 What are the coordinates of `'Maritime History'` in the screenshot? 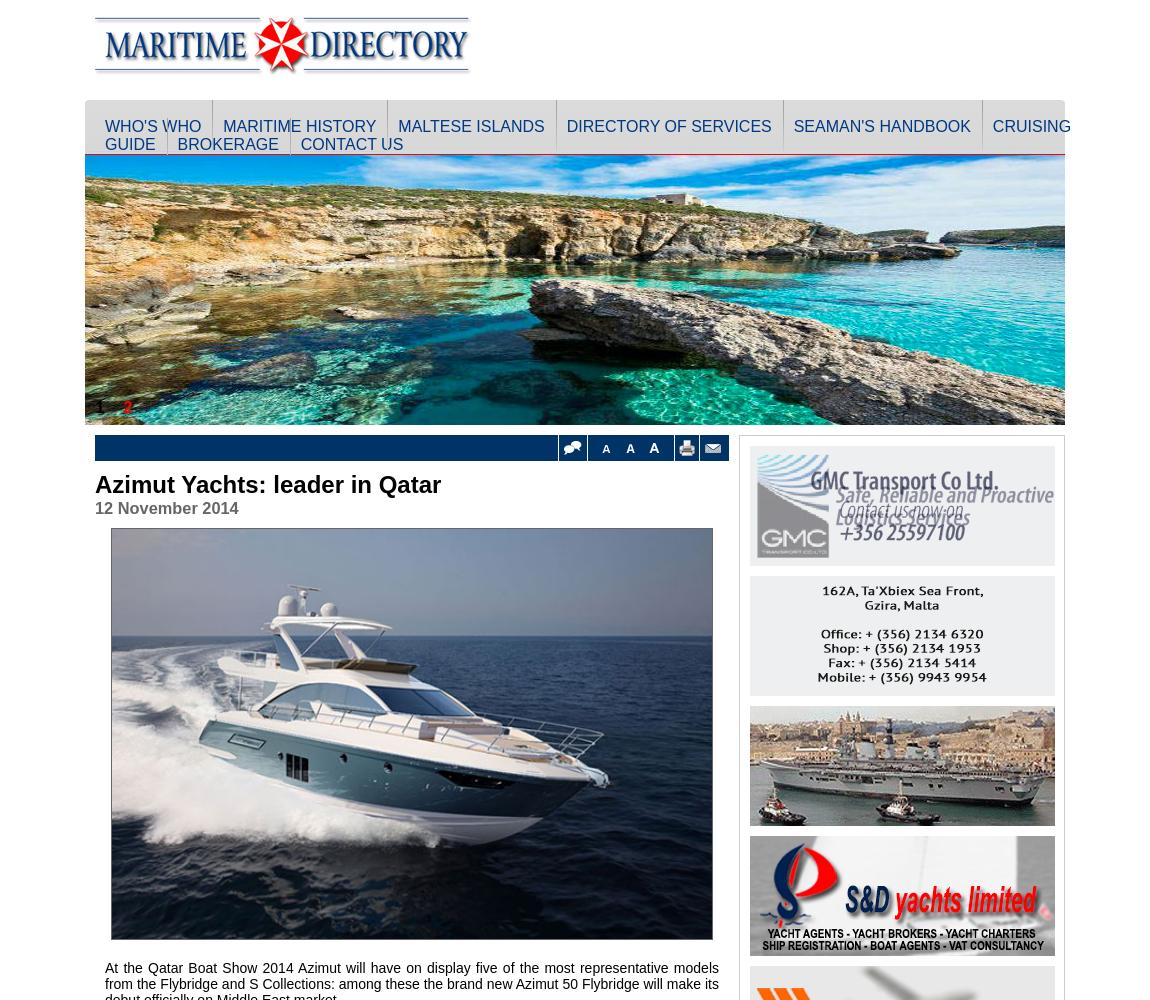 It's located at (299, 126).